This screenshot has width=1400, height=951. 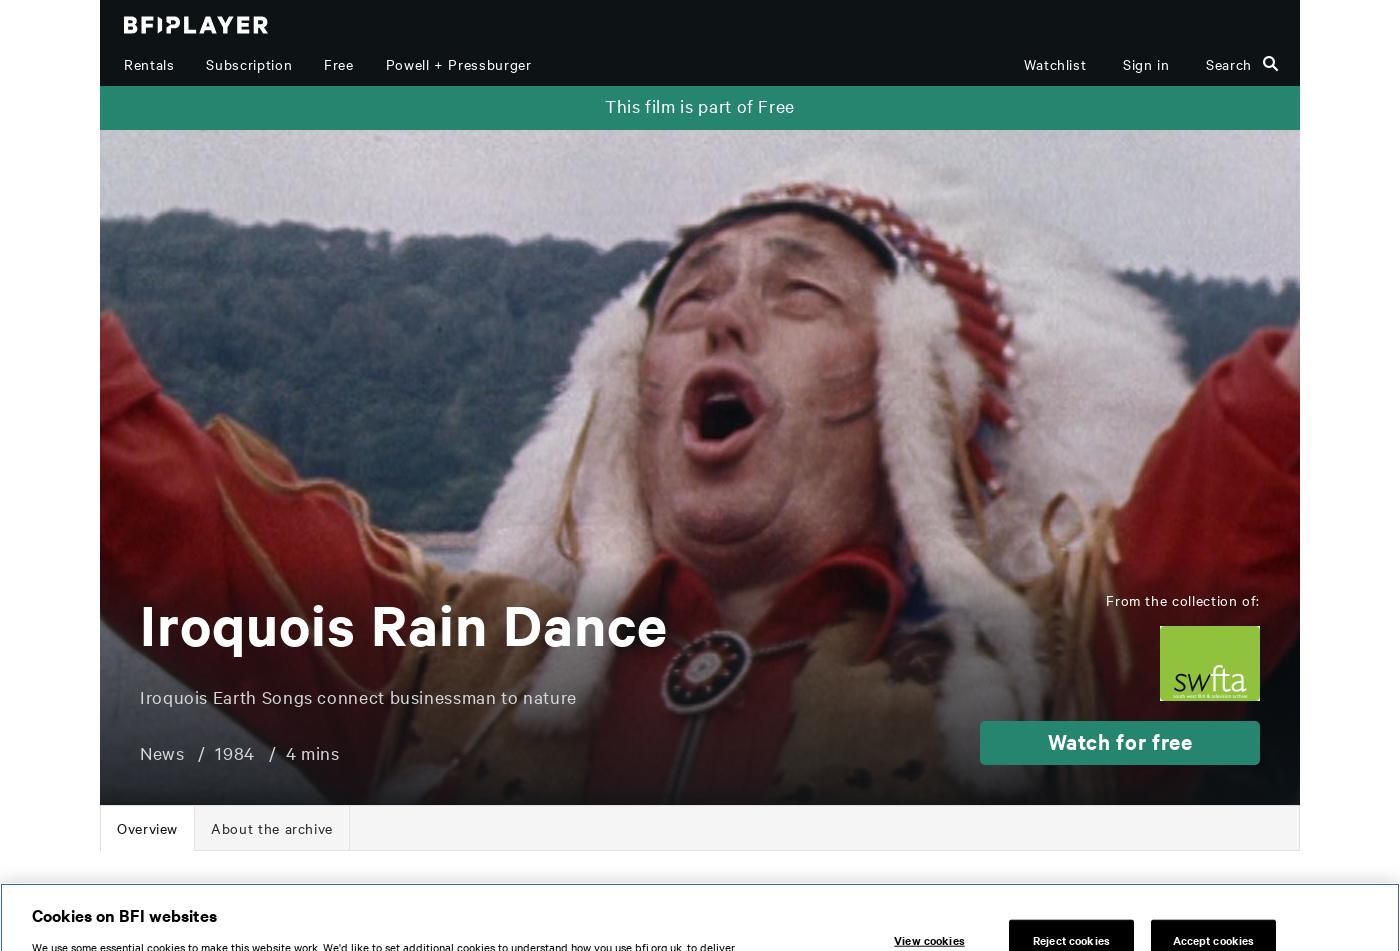 What do you see at coordinates (1047, 740) in the screenshot?
I see `'Watch for free'` at bounding box center [1047, 740].